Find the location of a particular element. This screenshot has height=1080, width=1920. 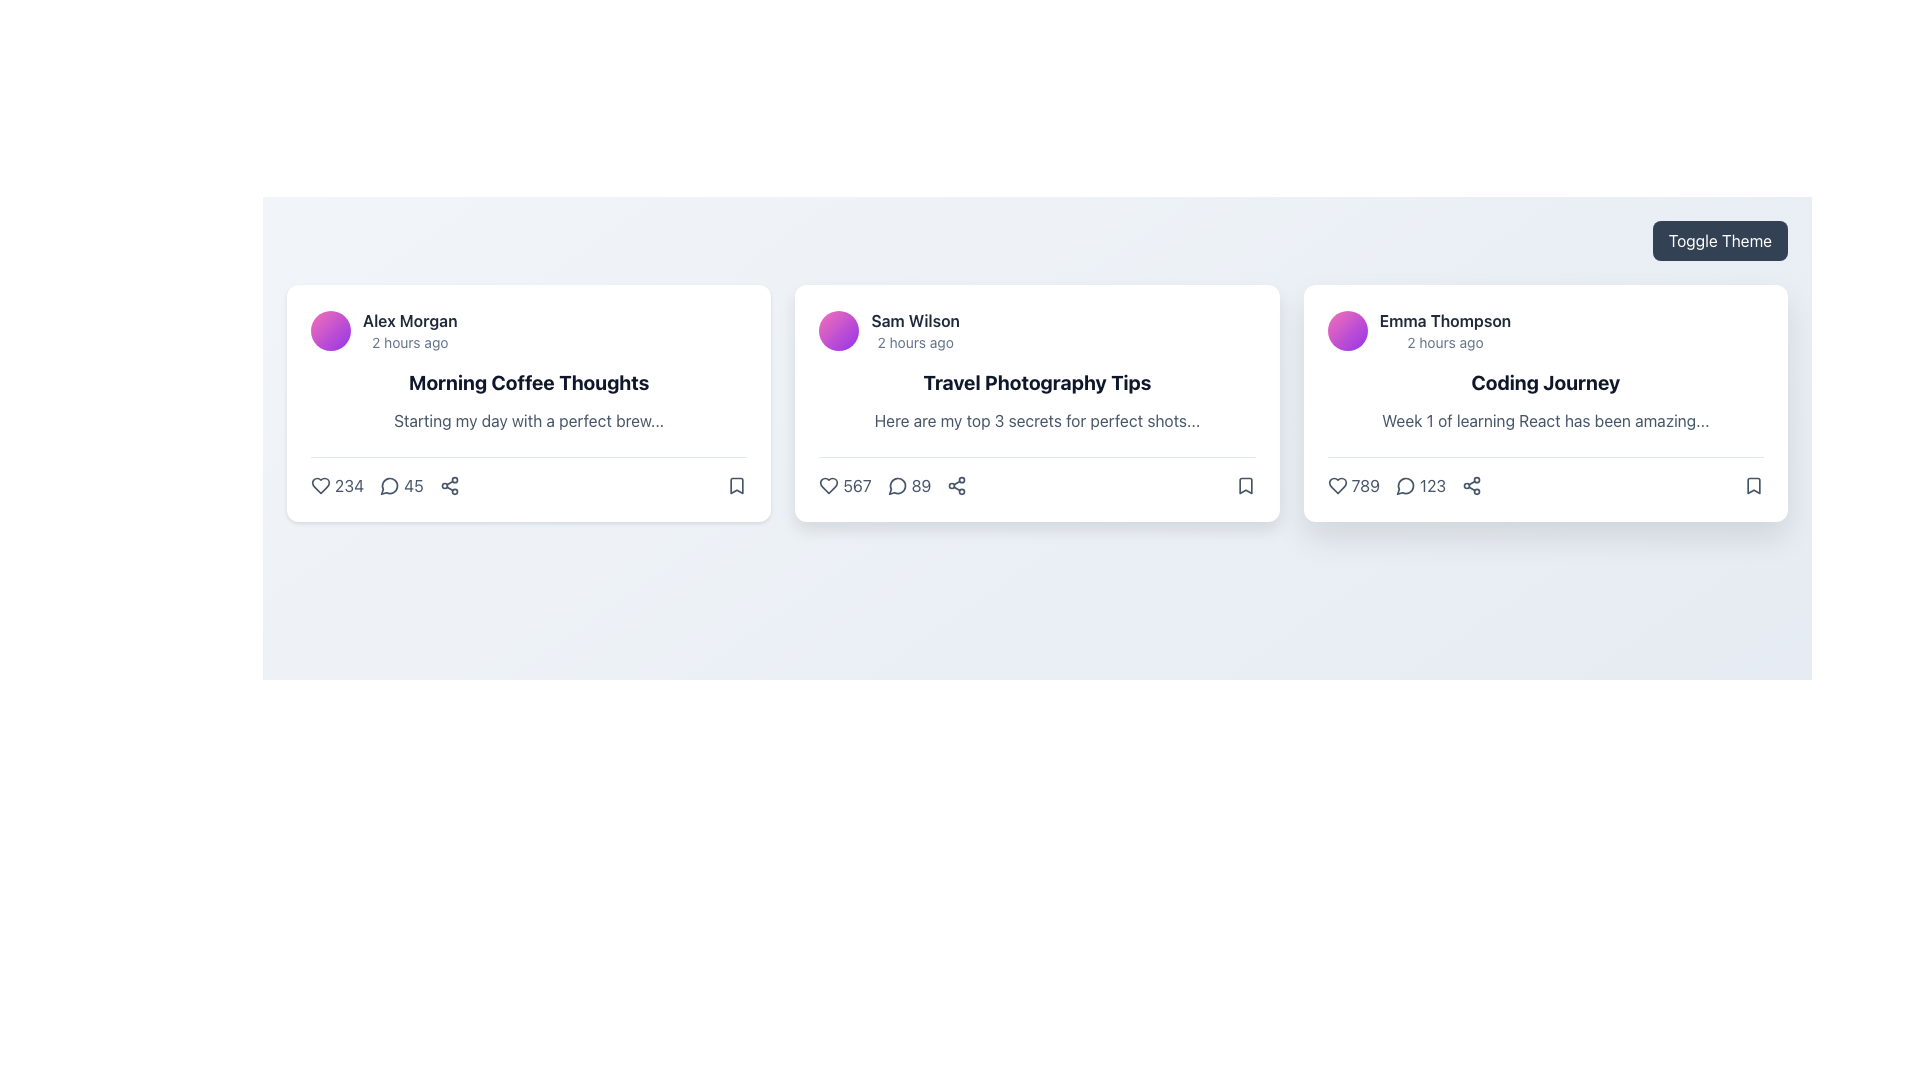

the bookmark icon located at the bottom-right corner of the third card in a horizontal list is located at coordinates (1244, 486).